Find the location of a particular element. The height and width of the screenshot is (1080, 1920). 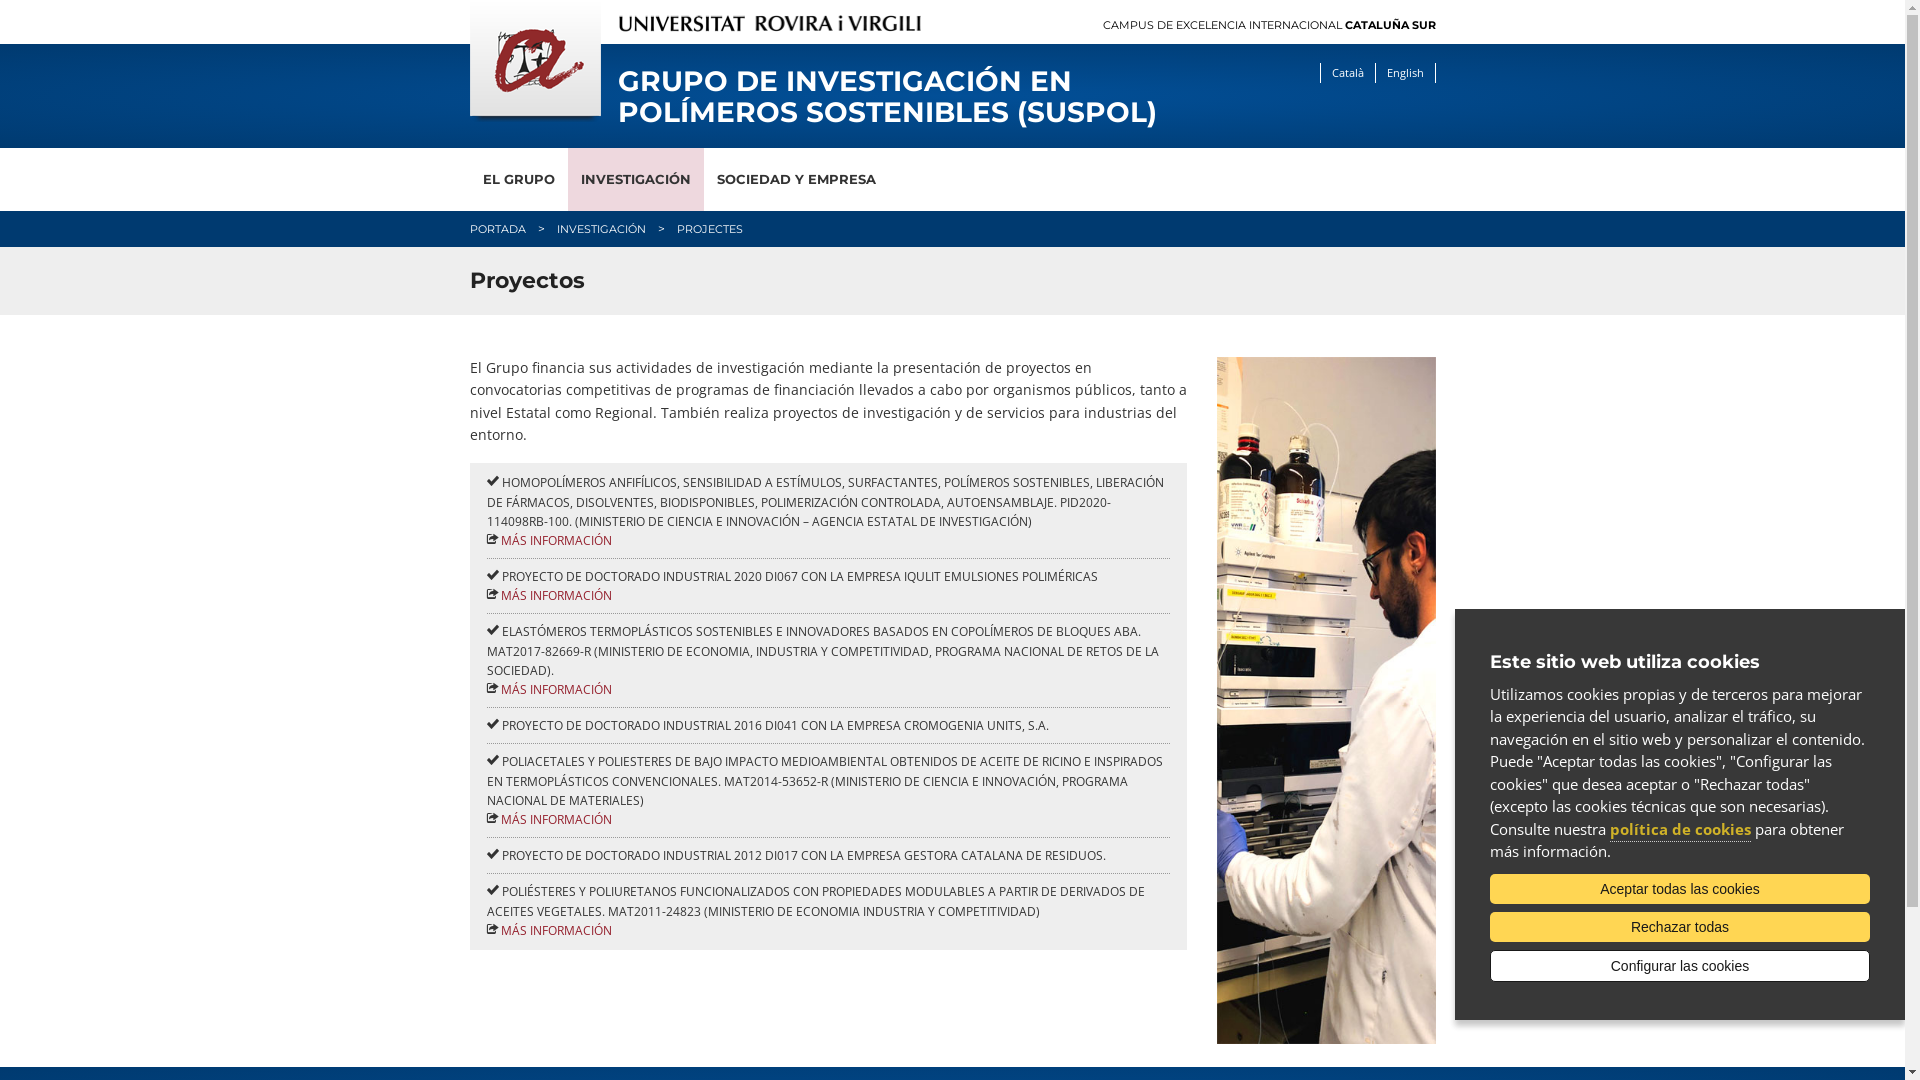

'PORTADA' is located at coordinates (498, 227).